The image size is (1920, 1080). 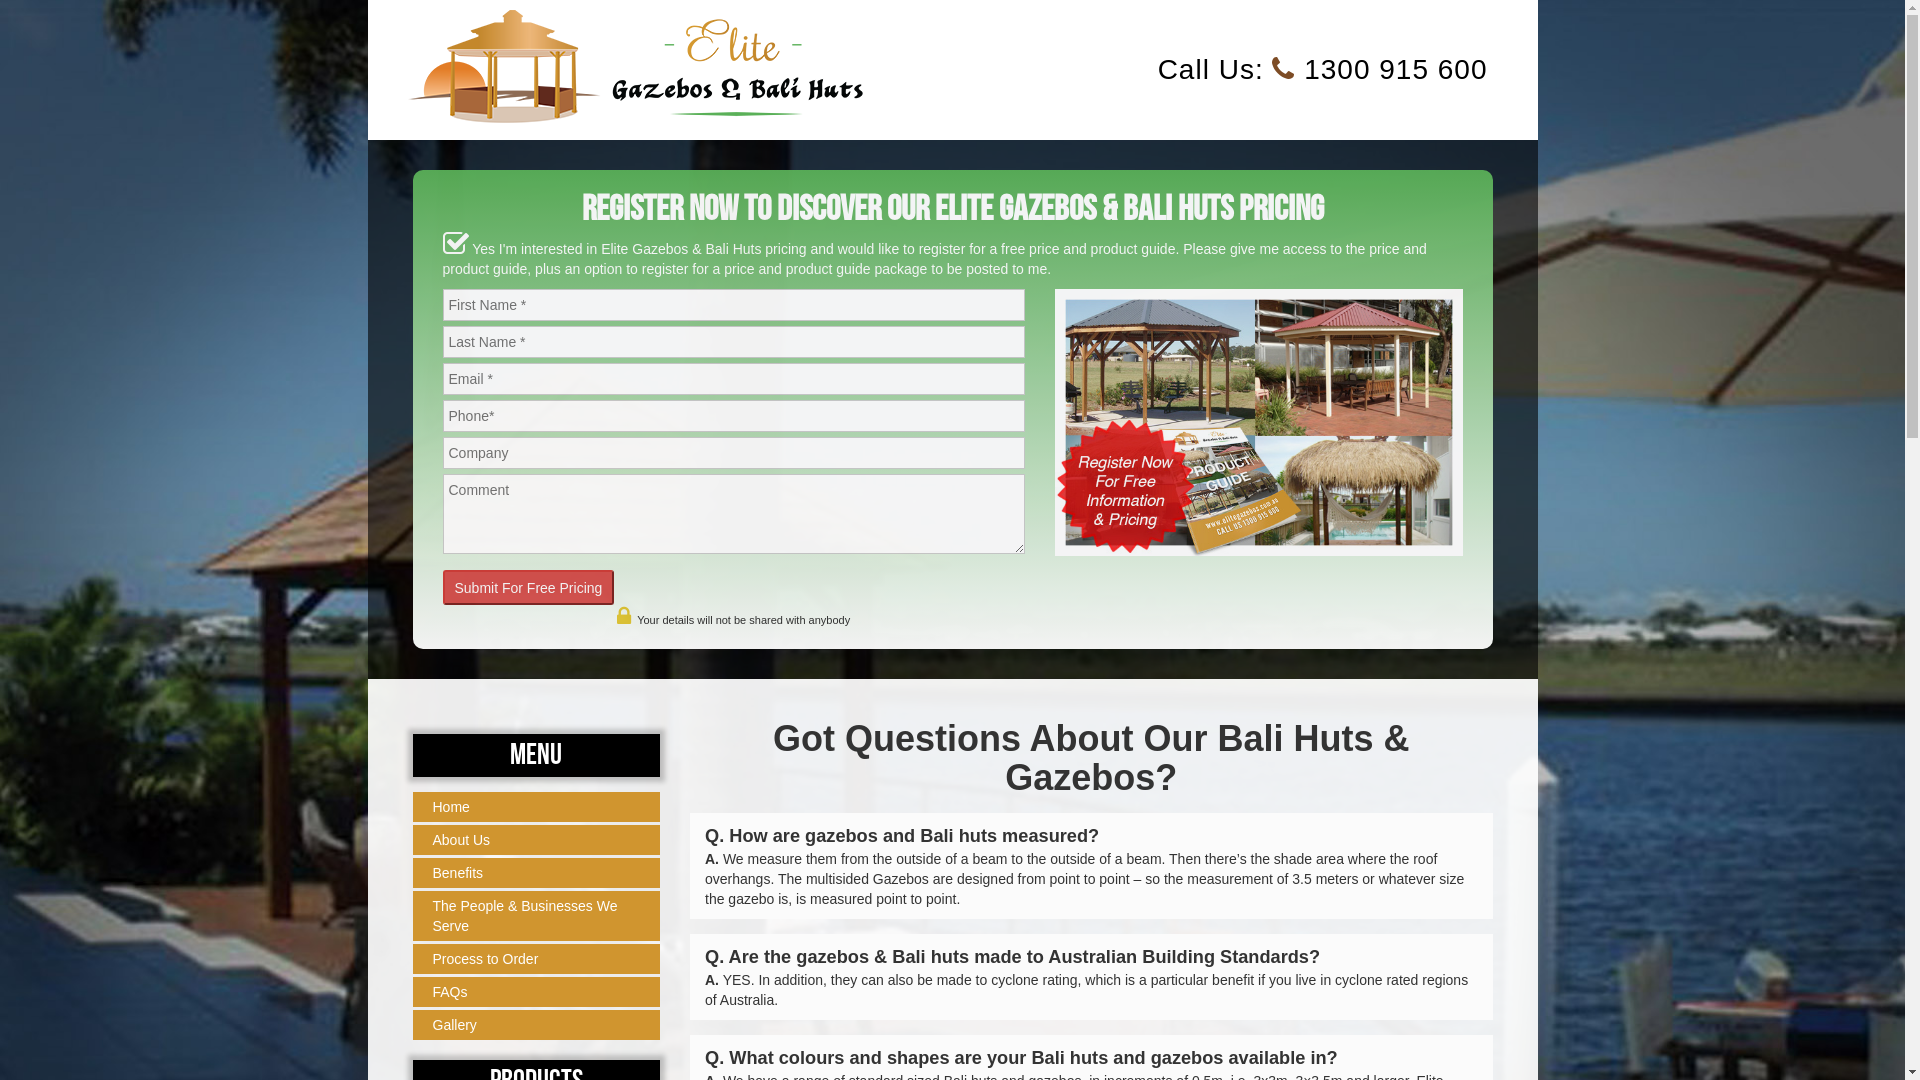 I want to click on 'FAQs', so click(x=536, y=991).